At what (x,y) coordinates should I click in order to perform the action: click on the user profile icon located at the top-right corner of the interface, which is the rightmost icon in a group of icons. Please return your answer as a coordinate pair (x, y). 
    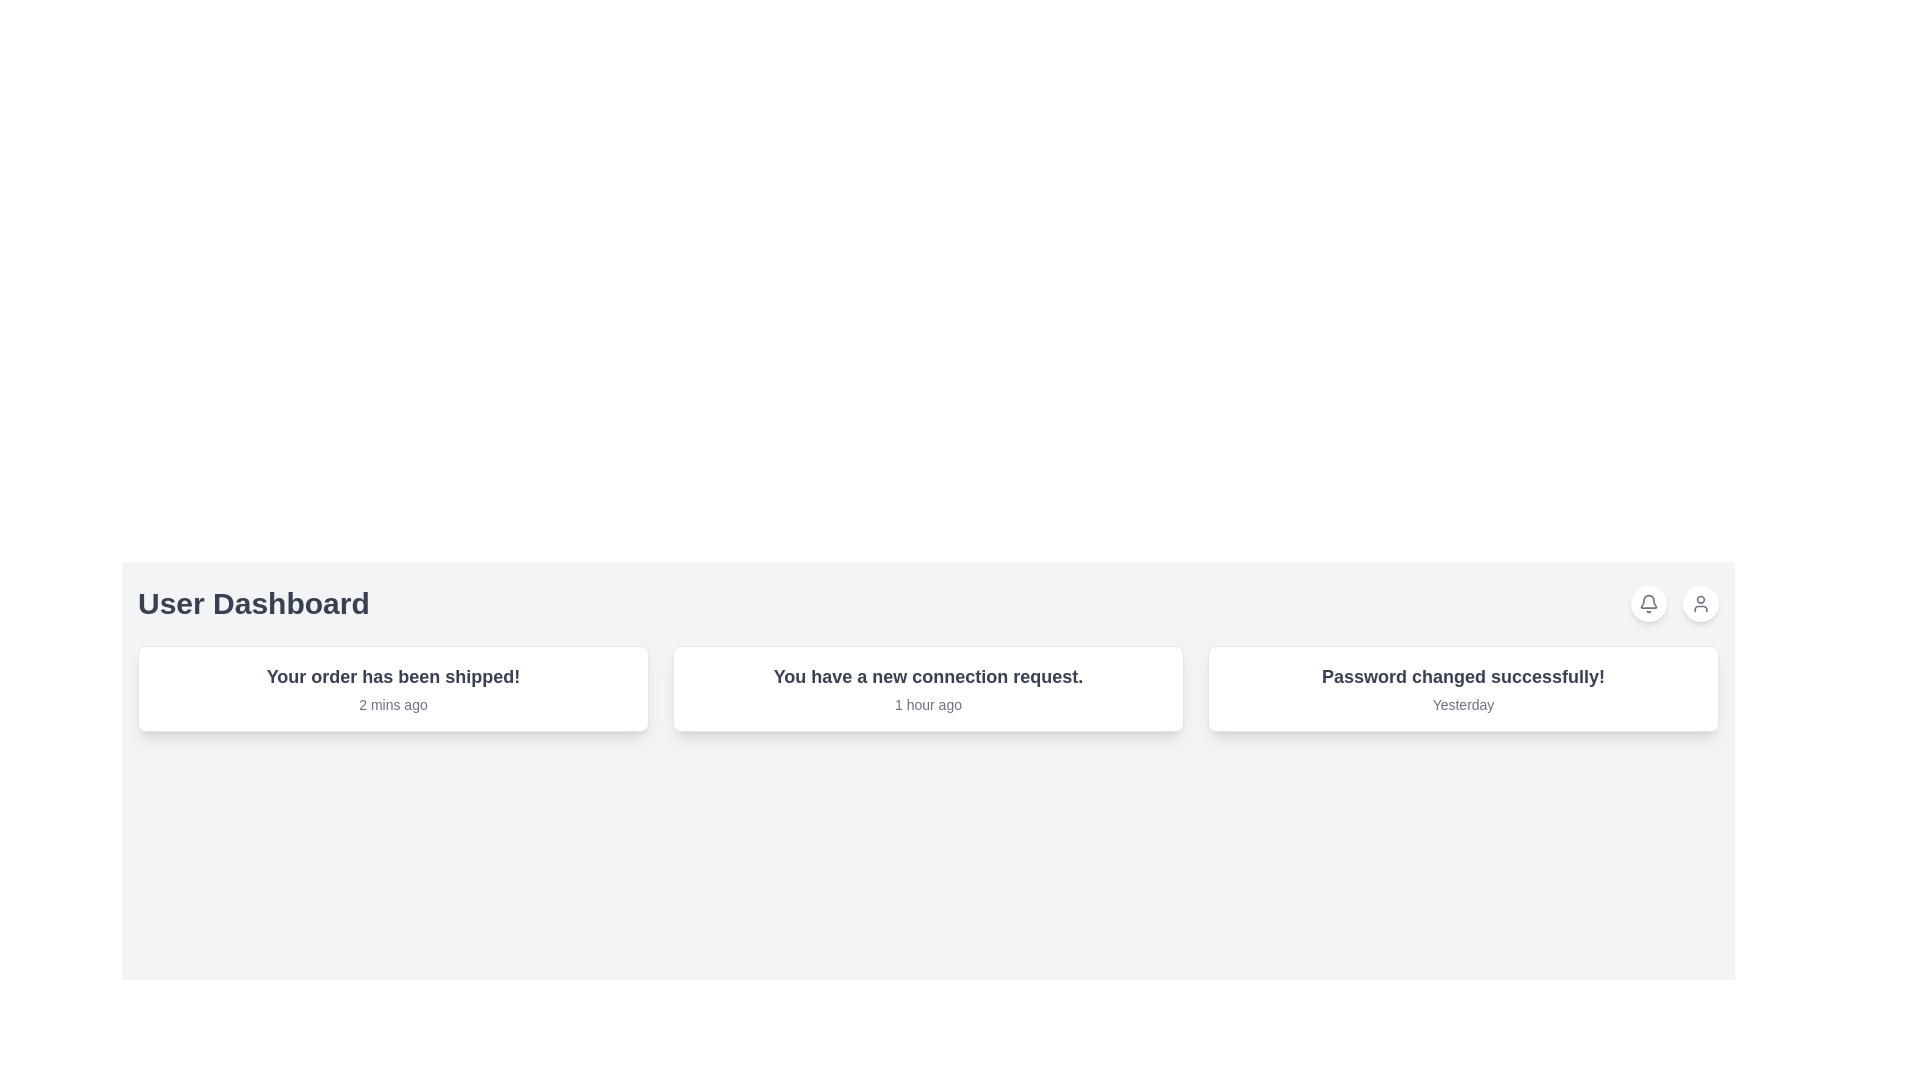
    Looking at the image, I should click on (1699, 603).